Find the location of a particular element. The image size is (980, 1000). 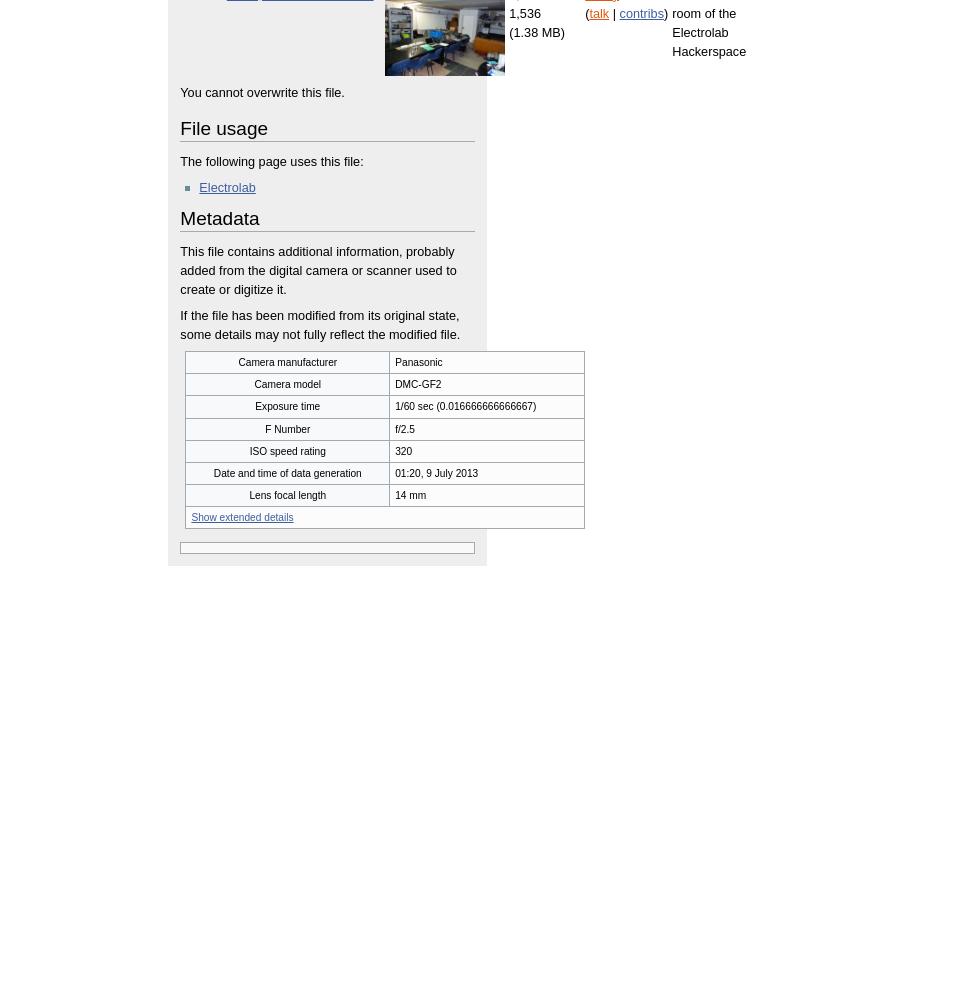

'14 mm' is located at coordinates (410, 493).